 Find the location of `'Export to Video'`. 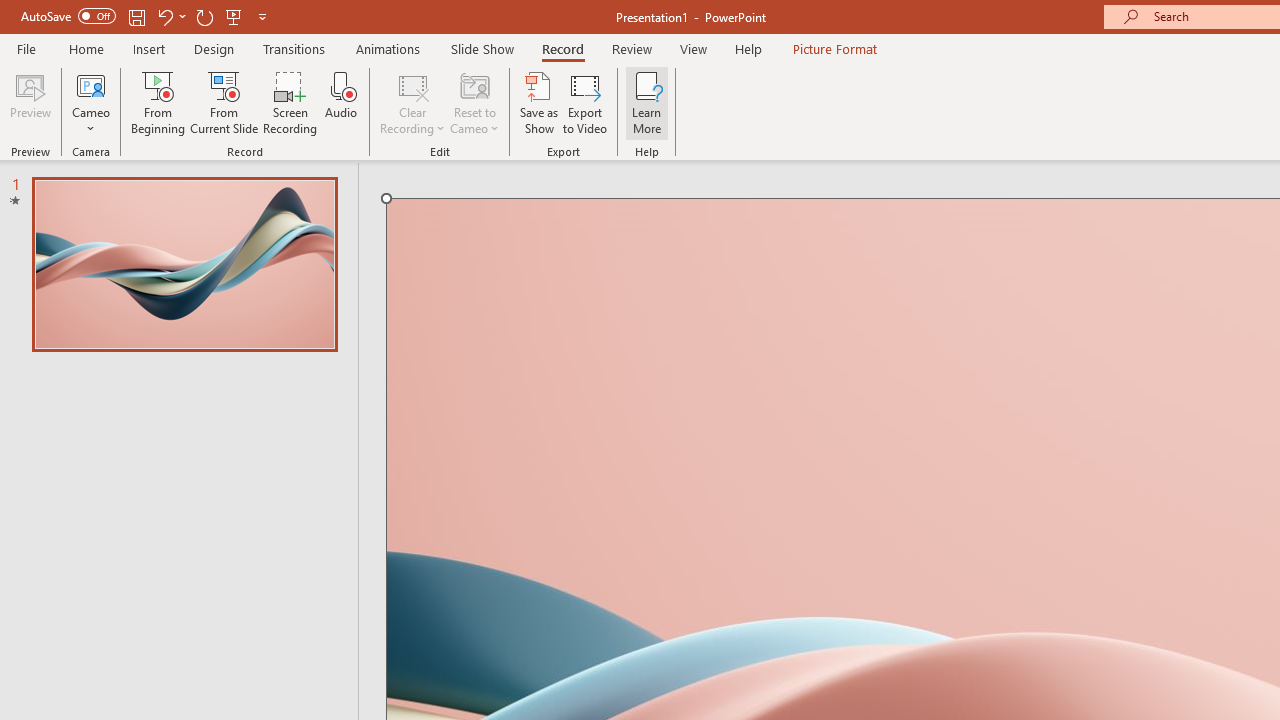

'Export to Video' is located at coordinates (584, 103).